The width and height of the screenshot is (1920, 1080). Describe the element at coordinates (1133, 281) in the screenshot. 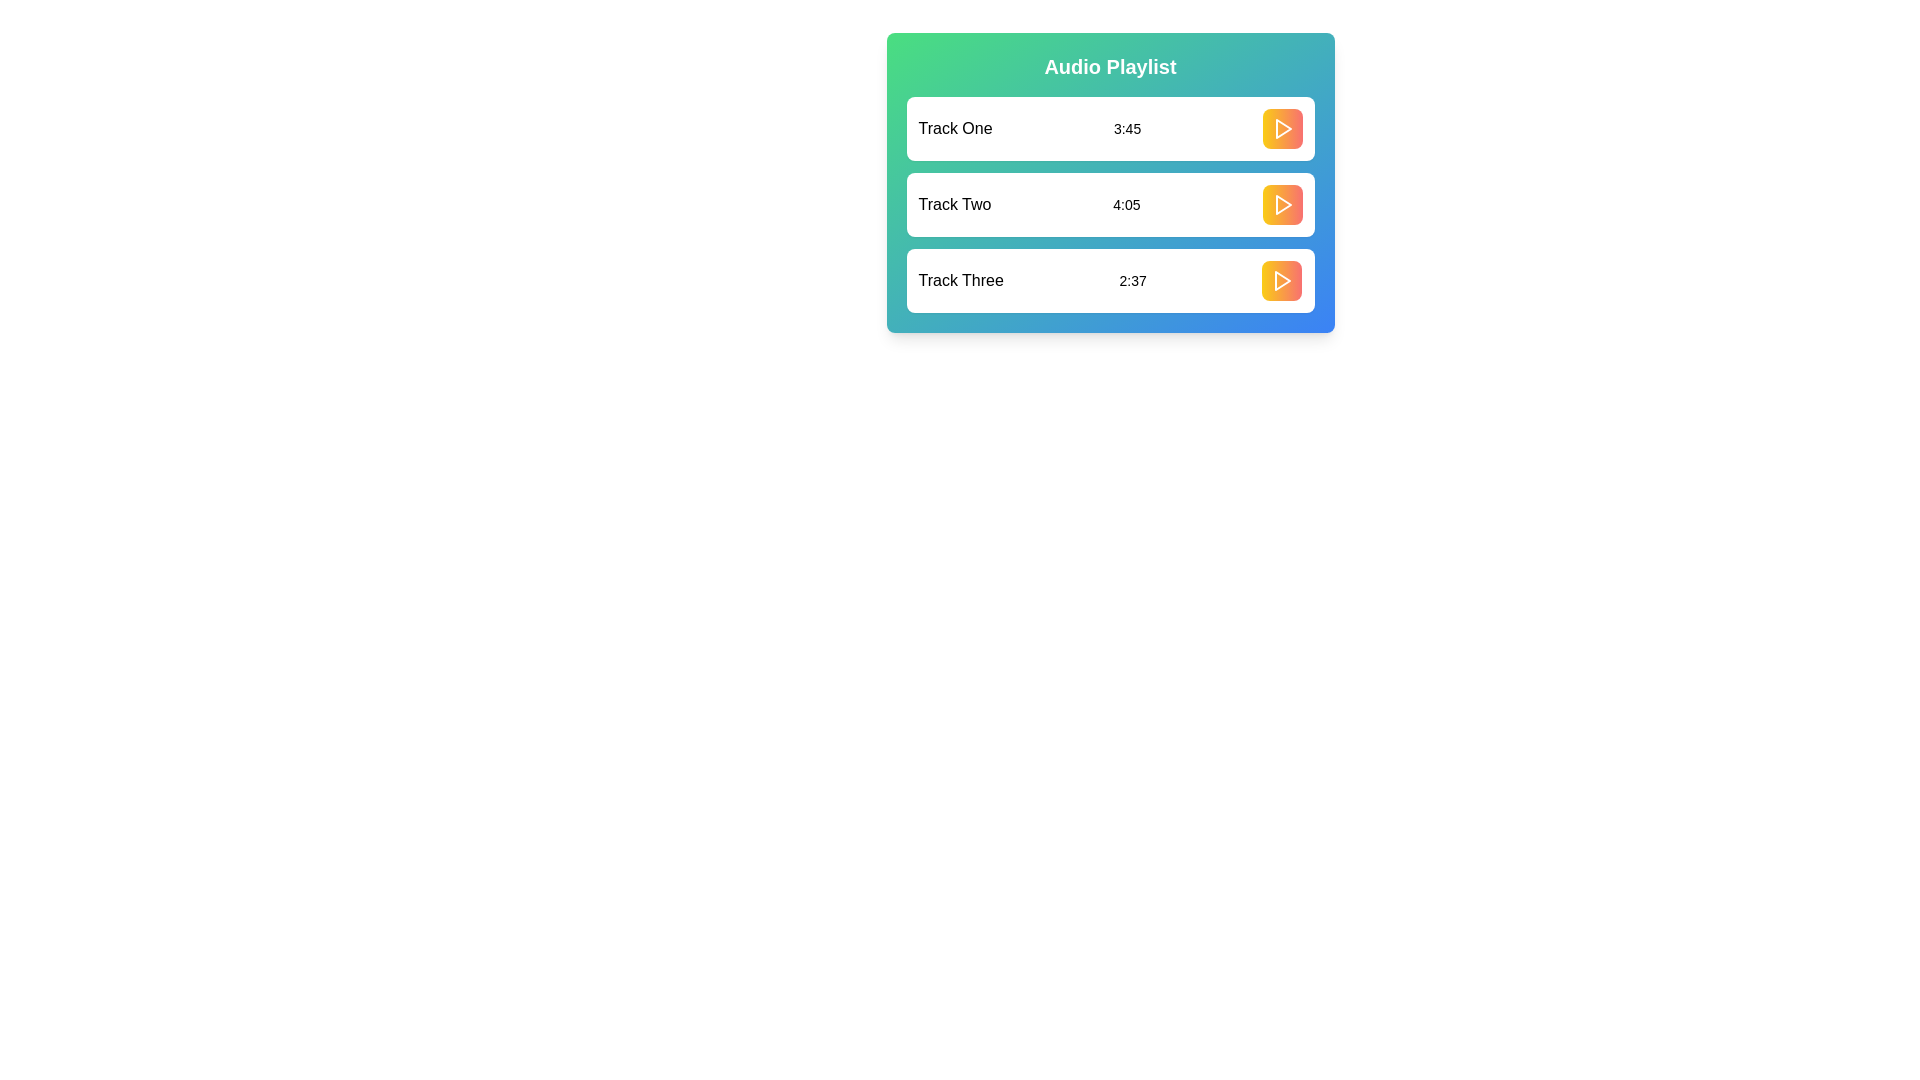

I see `the duration text label for 'Track Three' in the audio playlist, which indicates the length of the audio track` at that location.